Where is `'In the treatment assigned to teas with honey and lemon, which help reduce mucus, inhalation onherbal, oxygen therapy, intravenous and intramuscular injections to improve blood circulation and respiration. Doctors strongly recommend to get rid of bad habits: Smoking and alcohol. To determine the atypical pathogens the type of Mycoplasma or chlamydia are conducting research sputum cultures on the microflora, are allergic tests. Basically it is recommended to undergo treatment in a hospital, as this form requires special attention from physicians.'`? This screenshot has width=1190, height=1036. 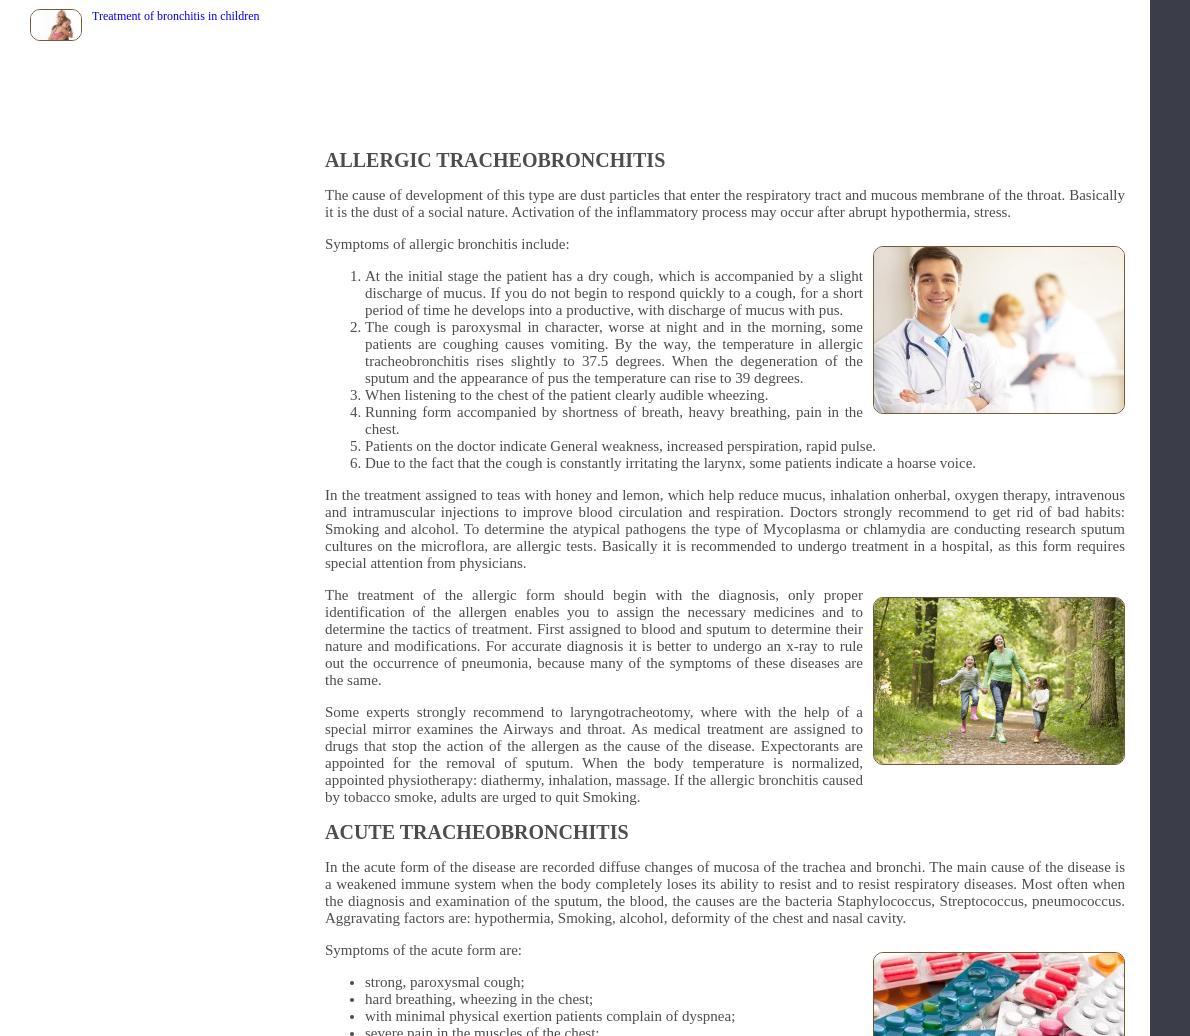
'In the treatment assigned to teas with honey and lemon, which help reduce mucus, inhalation onherbal, oxygen therapy, intravenous and intramuscular injections to improve blood circulation and respiration. Doctors strongly recommend to get rid of bad habits: Smoking and alcohol. To determine the atypical pathogens the type of Mycoplasma or chlamydia are conducting research sputum cultures on the microflora, are allergic tests. Basically it is recommended to undergo treatment in a hospital, as this form requires special attention from physicians.' is located at coordinates (324, 528).